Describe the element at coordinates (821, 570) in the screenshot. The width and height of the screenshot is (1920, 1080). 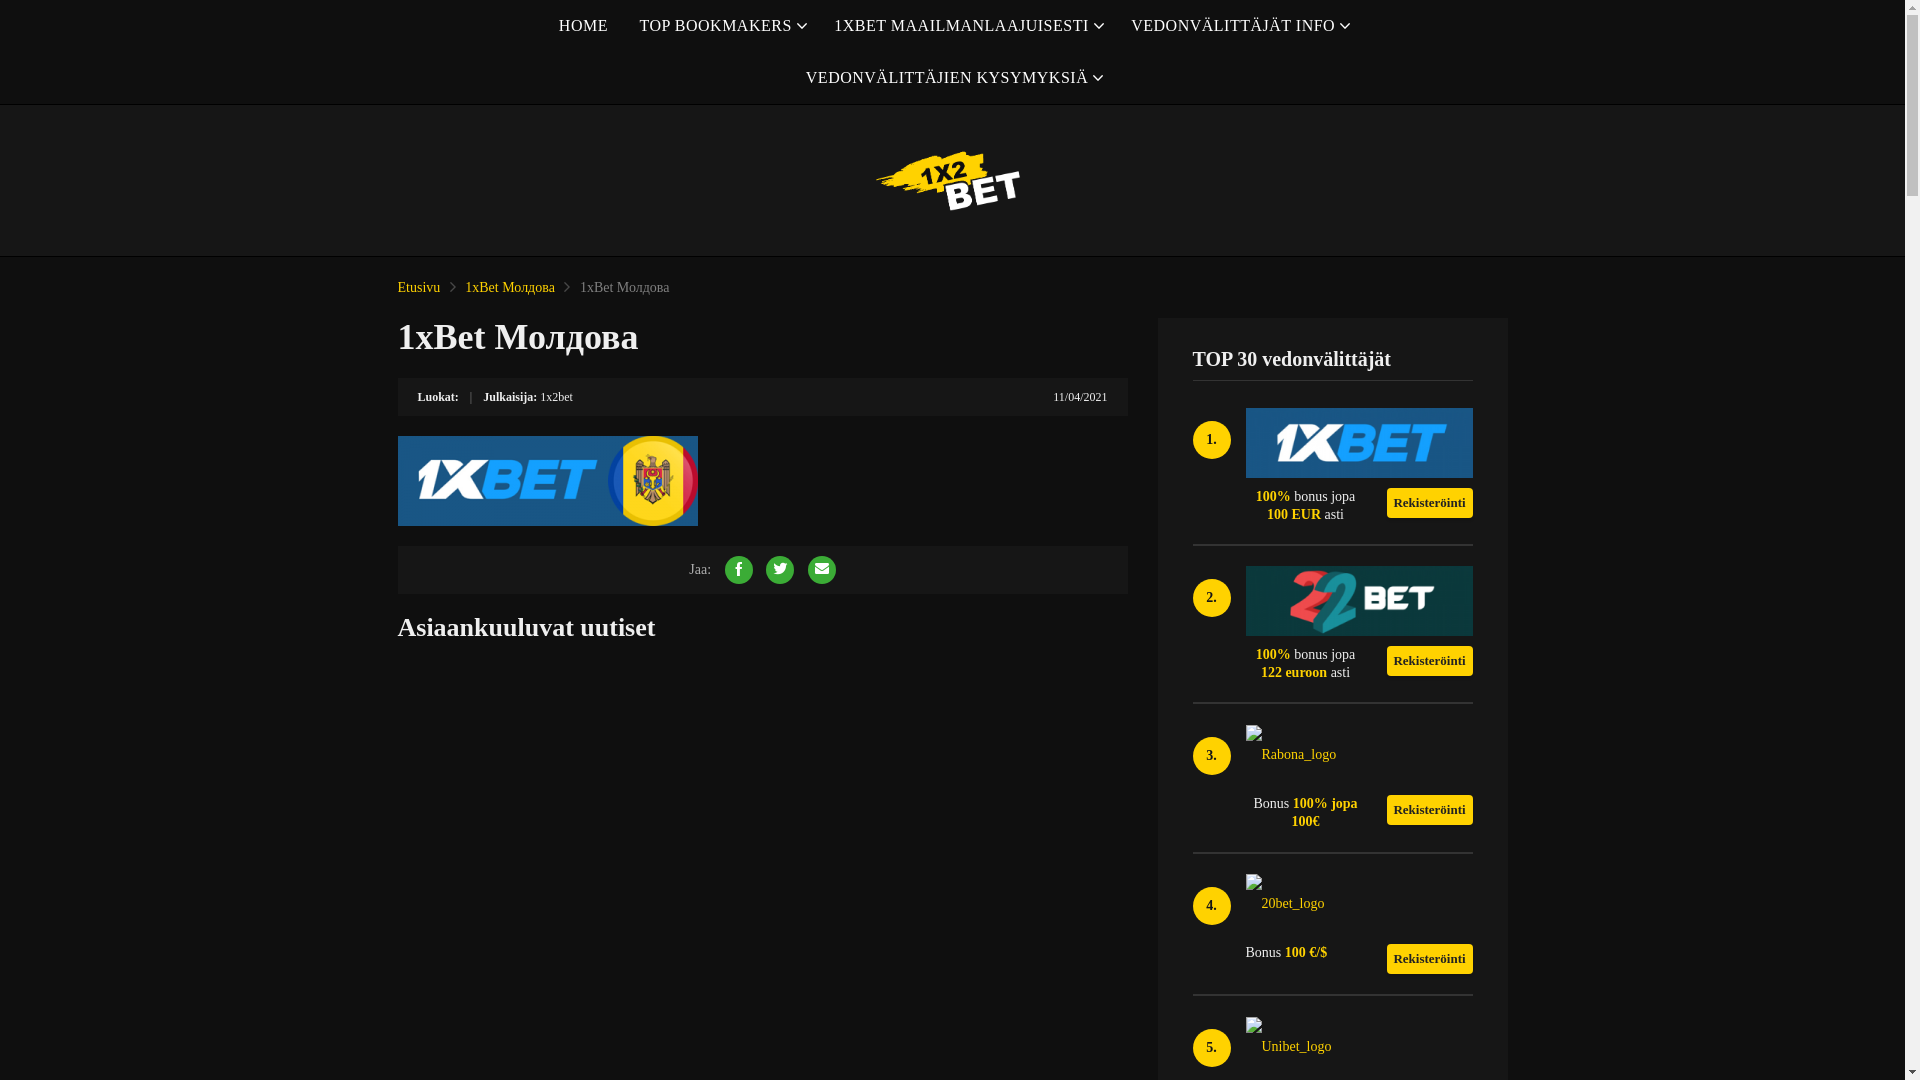
I see `'Share by email'` at that location.